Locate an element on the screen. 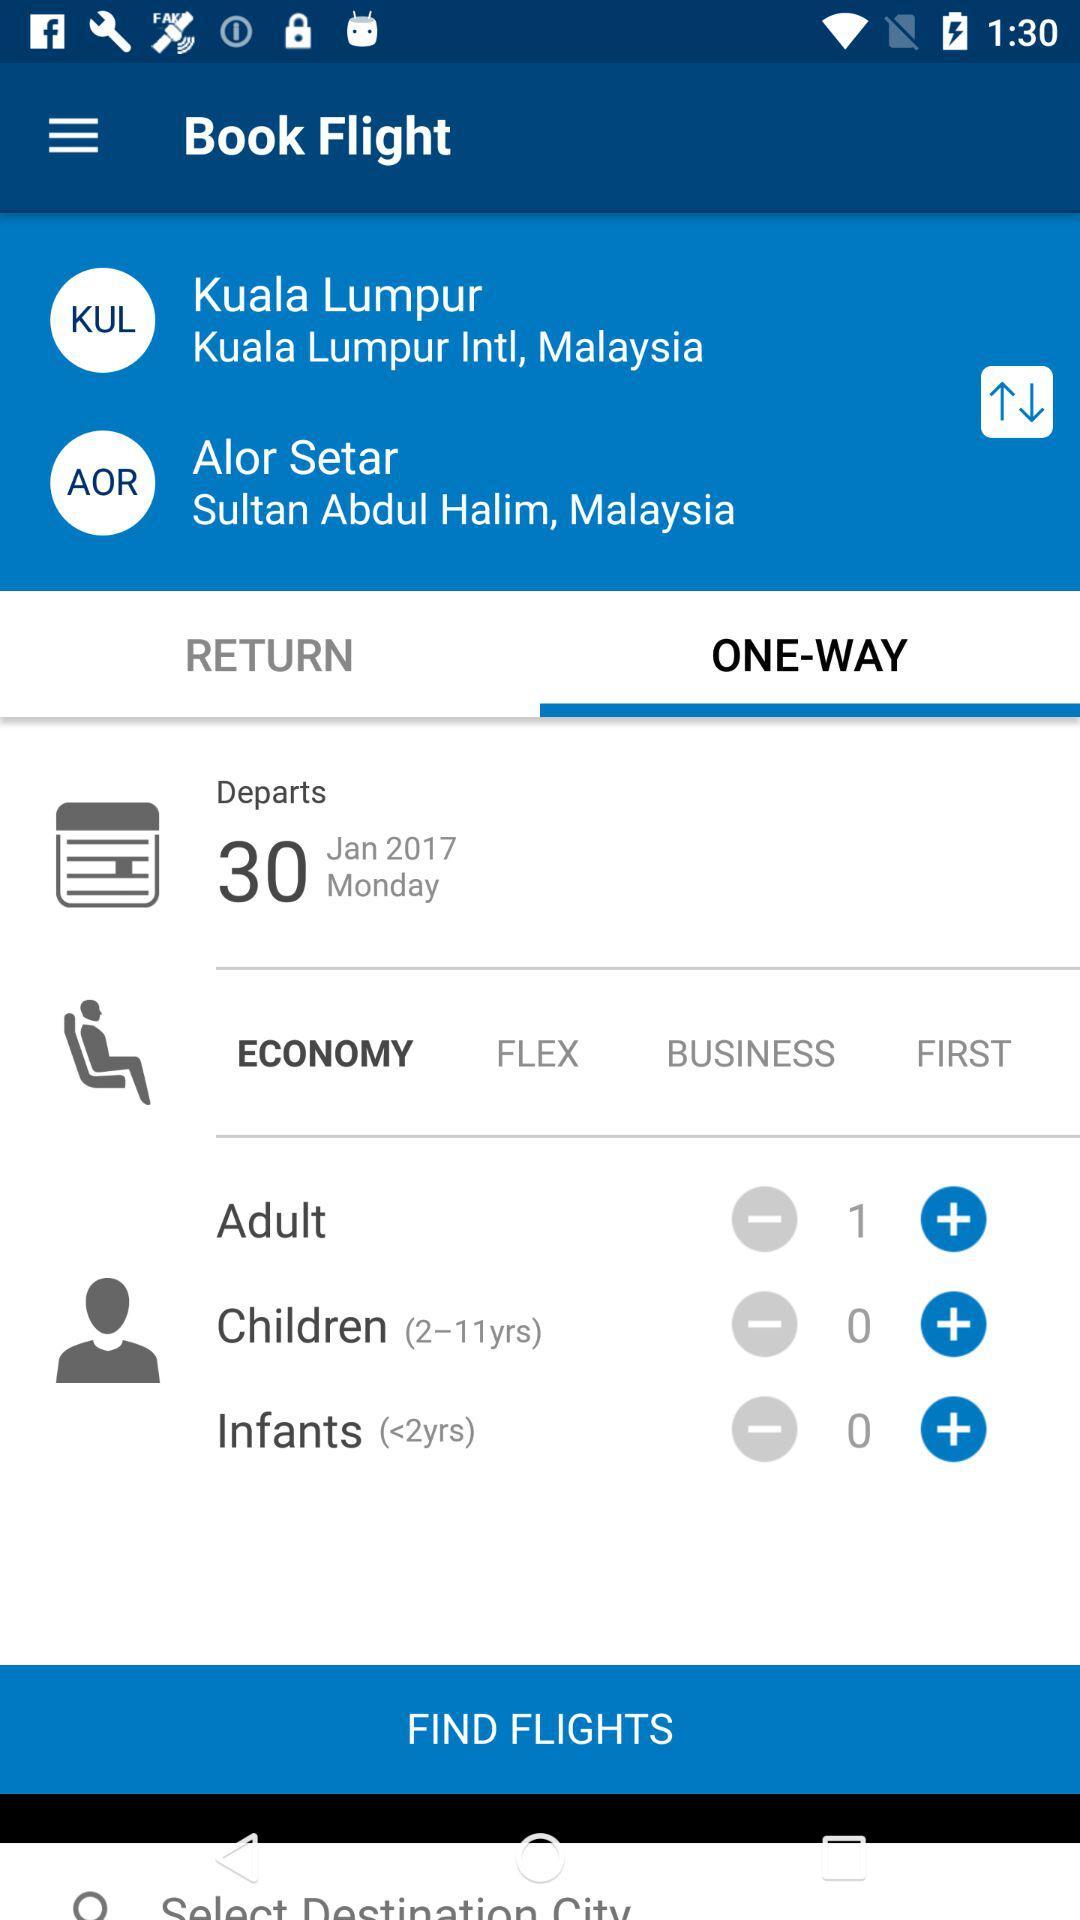 This screenshot has height=1920, width=1080. the add icon is located at coordinates (952, 1324).